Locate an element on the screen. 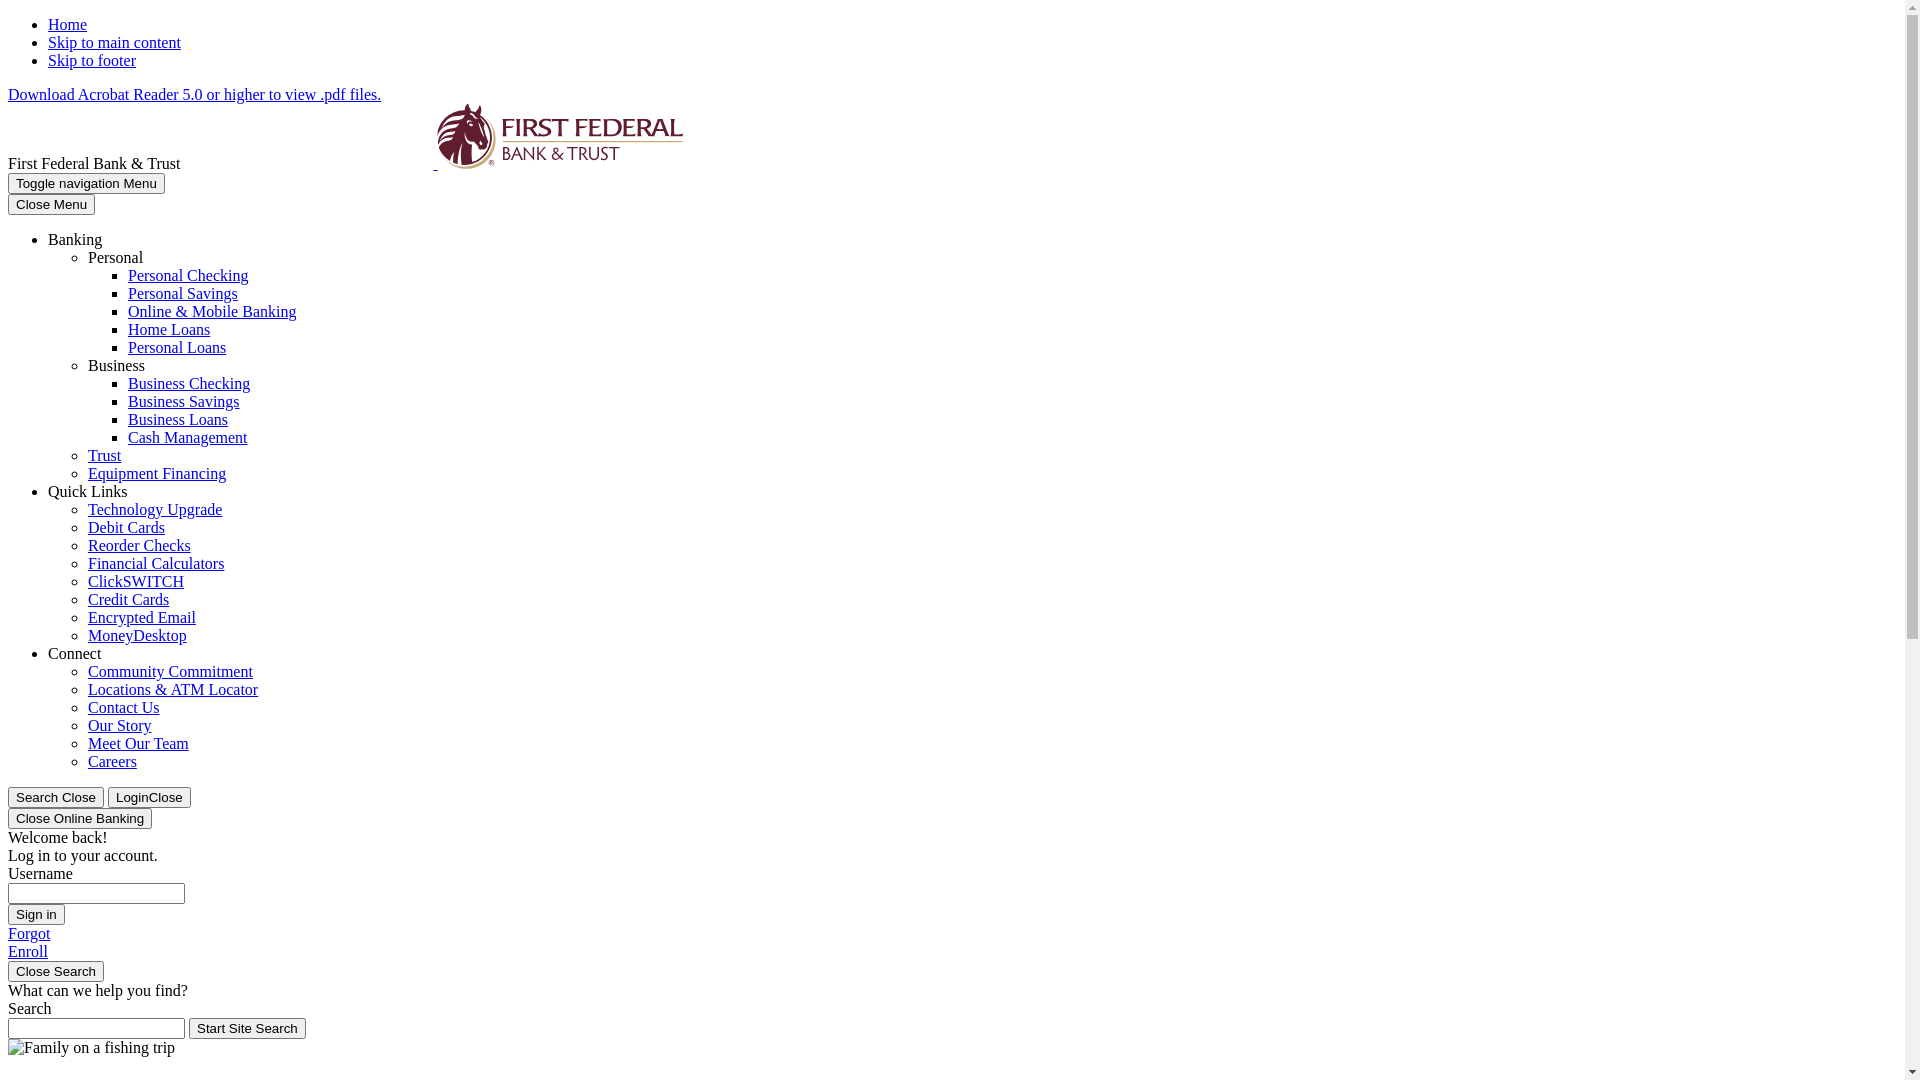 The width and height of the screenshot is (1920, 1080). 'Personal Checking' is located at coordinates (187, 275).